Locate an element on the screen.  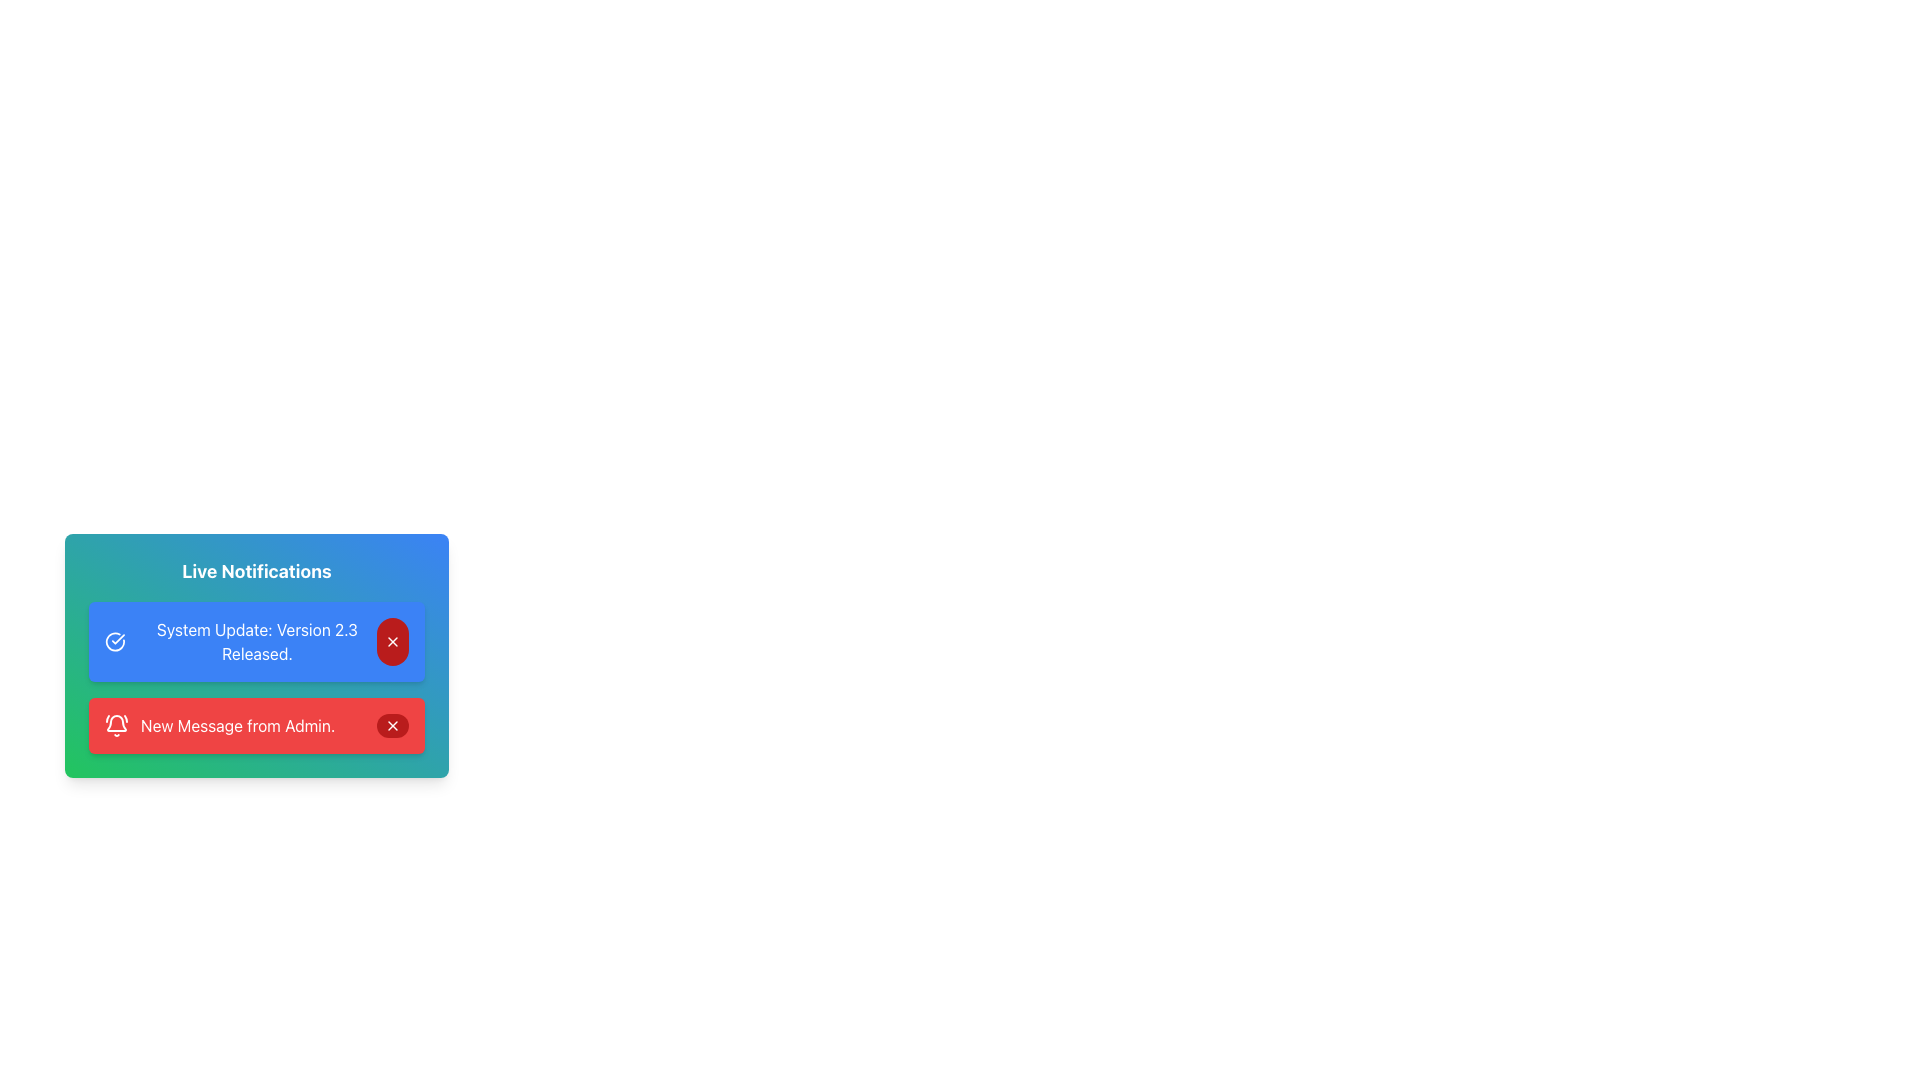
the notification alert icon located on the left side of the red notification bar that contains the text 'New Message from Admin.' is located at coordinates (115, 725).